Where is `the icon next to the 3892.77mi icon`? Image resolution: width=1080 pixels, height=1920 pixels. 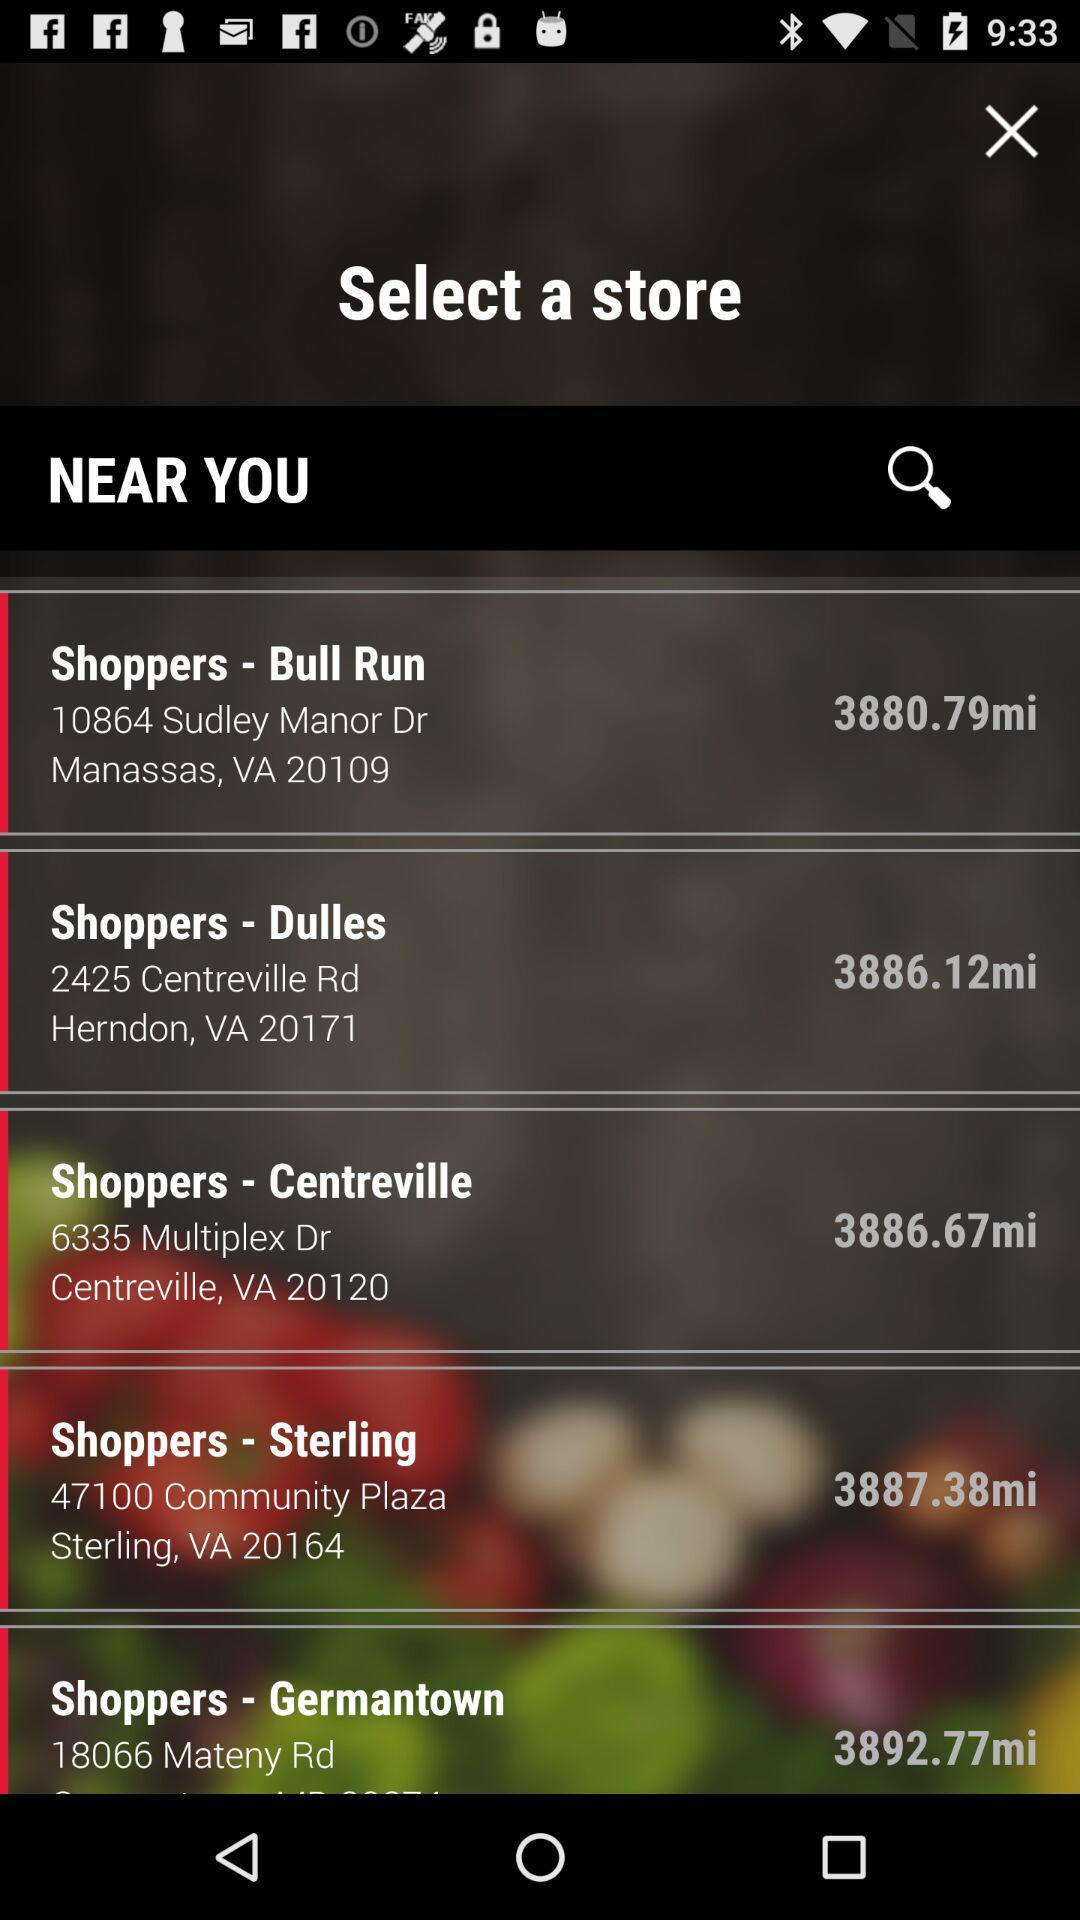
the icon next to the 3892.77mi icon is located at coordinates (440, 1752).